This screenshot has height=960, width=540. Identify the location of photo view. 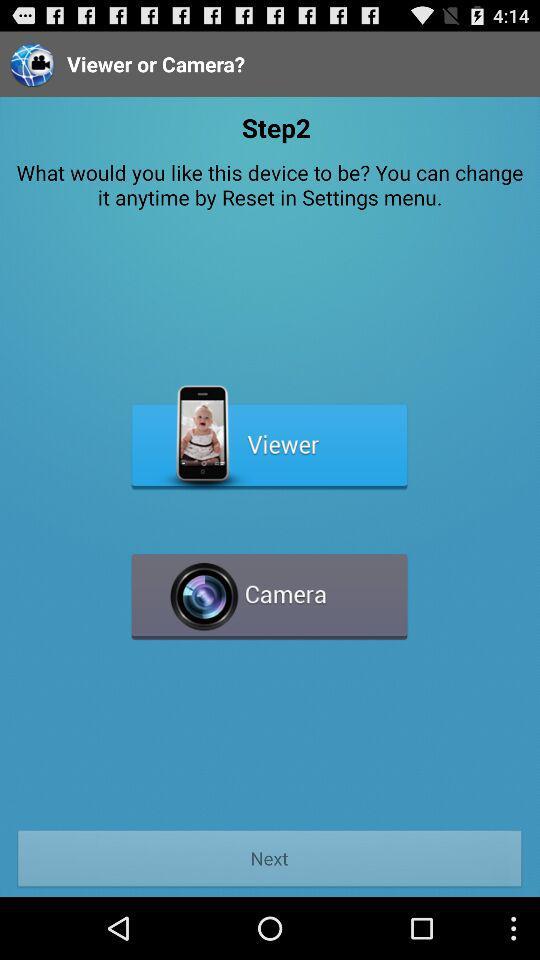
(269, 438).